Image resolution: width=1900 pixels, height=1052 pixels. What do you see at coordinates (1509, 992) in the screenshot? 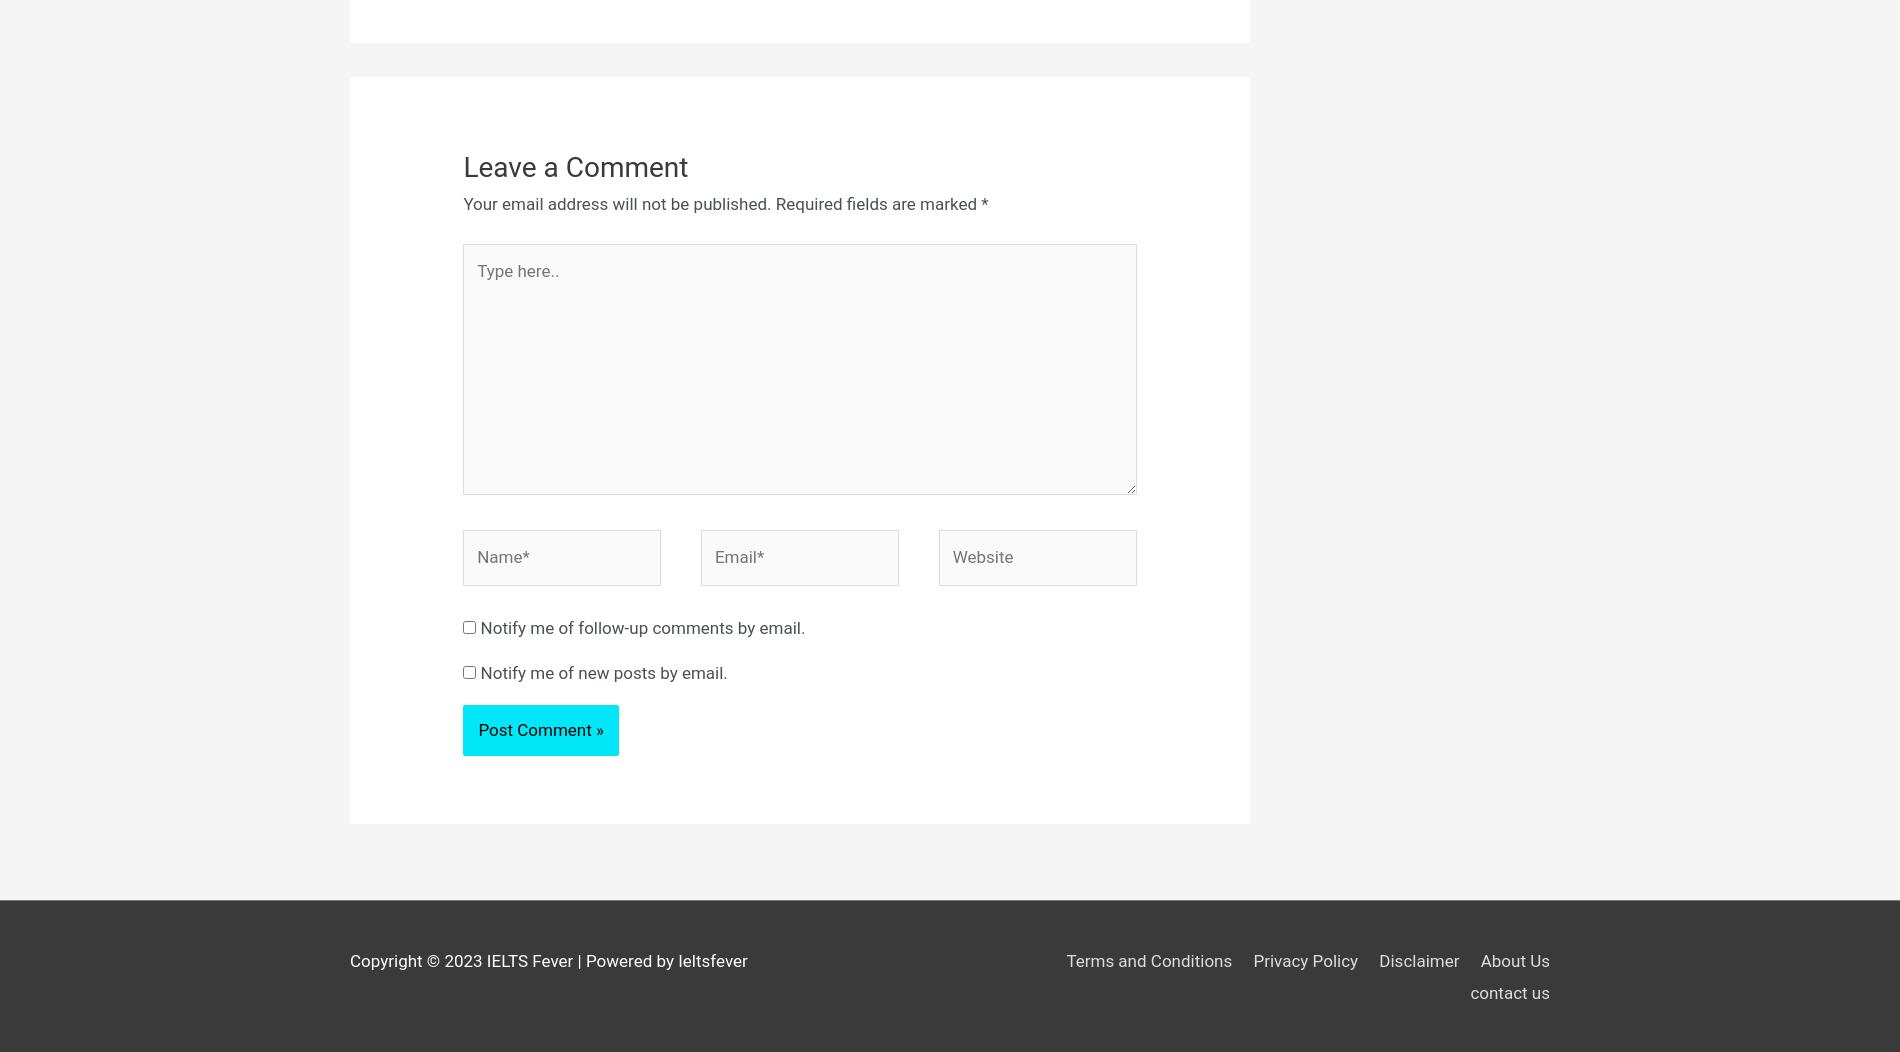
I see `'contact us'` at bounding box center [1509, 992].